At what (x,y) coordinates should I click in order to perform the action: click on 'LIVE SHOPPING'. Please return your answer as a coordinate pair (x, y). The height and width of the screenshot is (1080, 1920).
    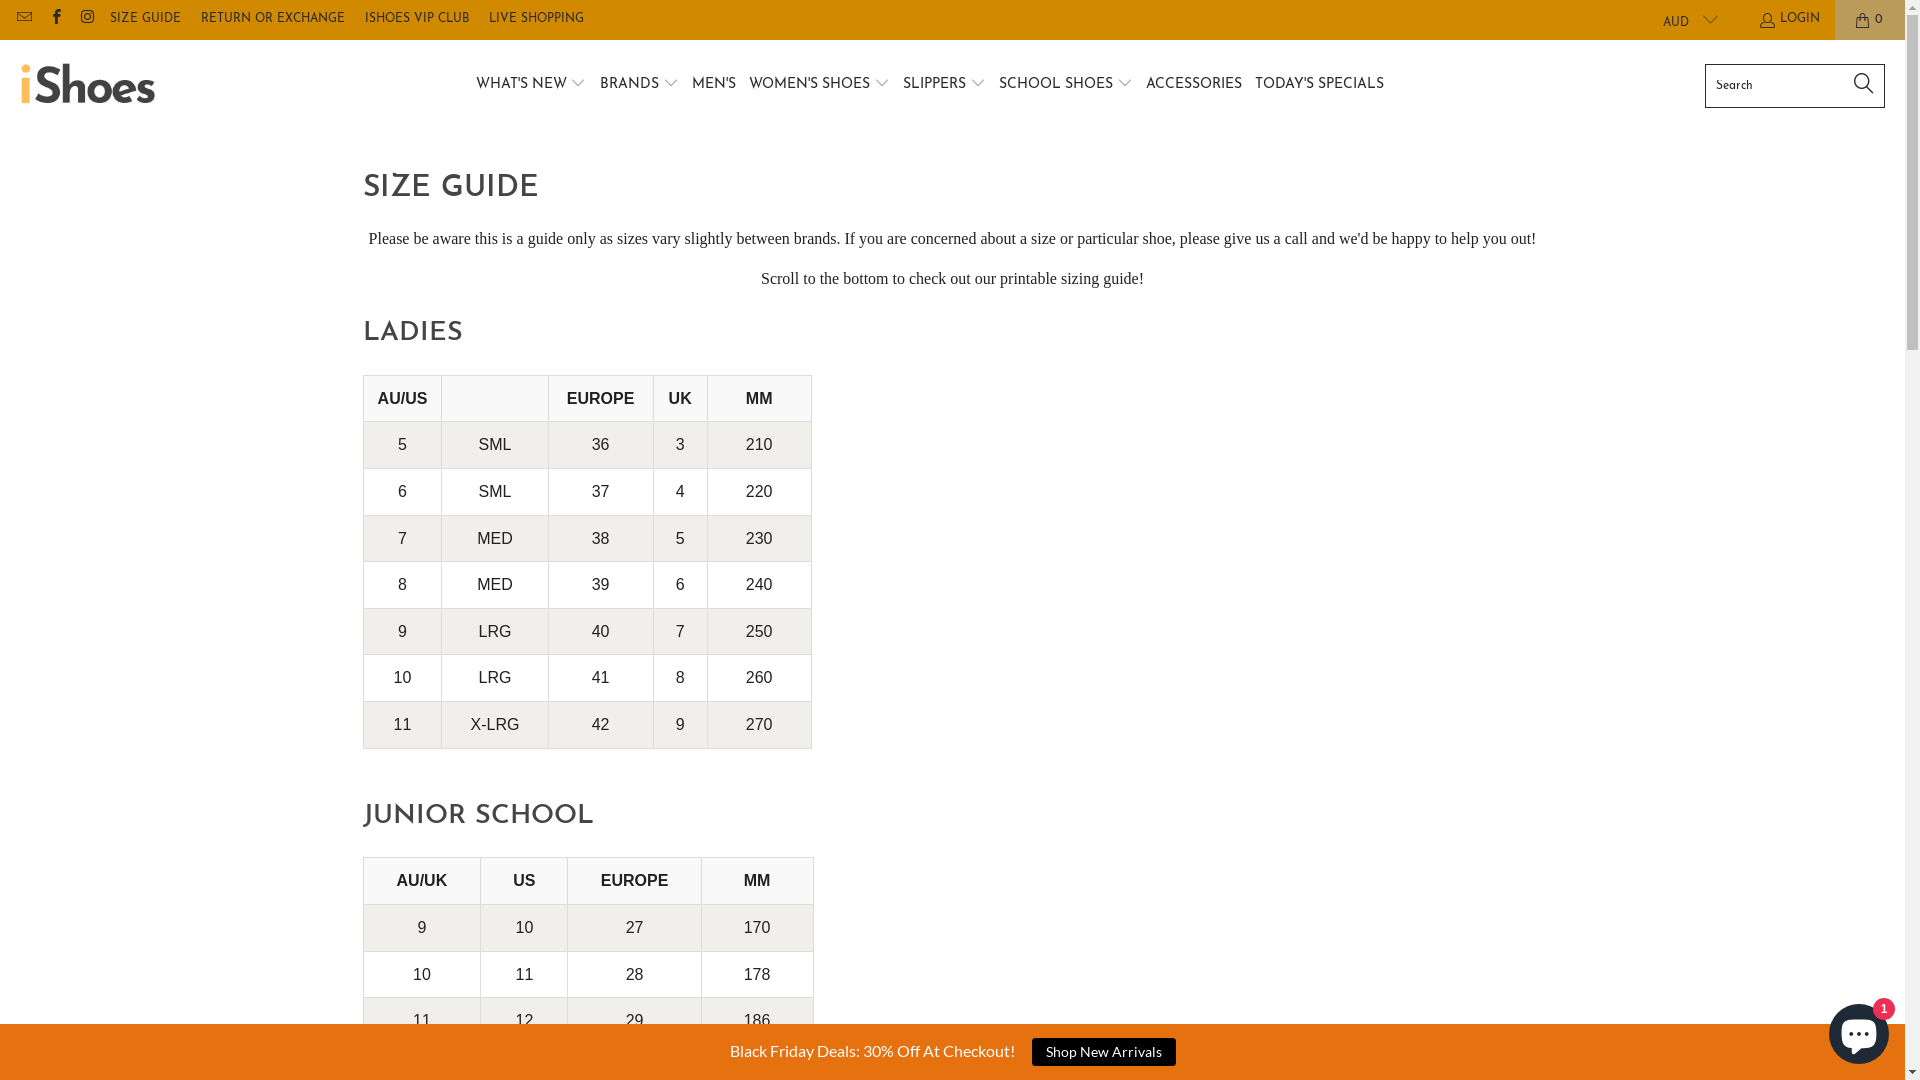
    Looking at the image, I should click on (536, 19).